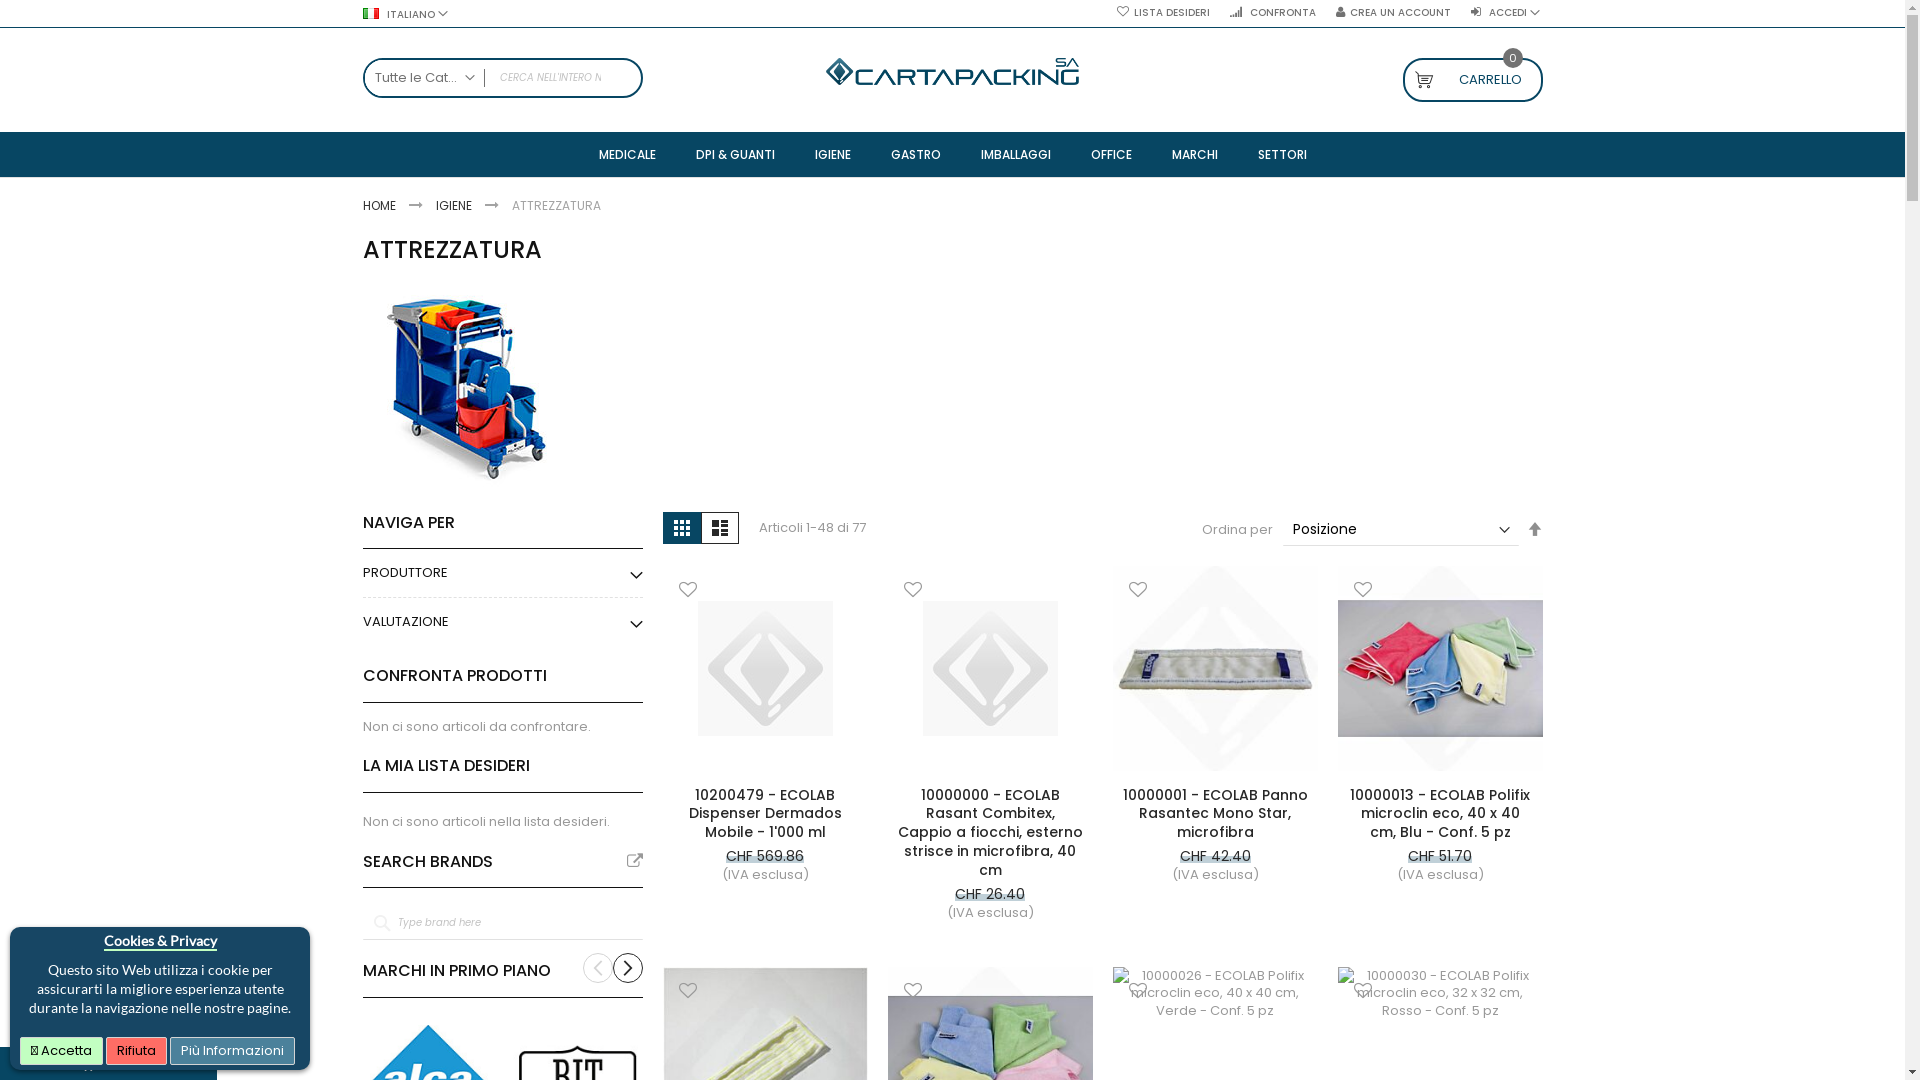 This screenshot has width=1920, height=1080. I want to click on 'CREA UN ACCOUNT', so click(1392, 12).